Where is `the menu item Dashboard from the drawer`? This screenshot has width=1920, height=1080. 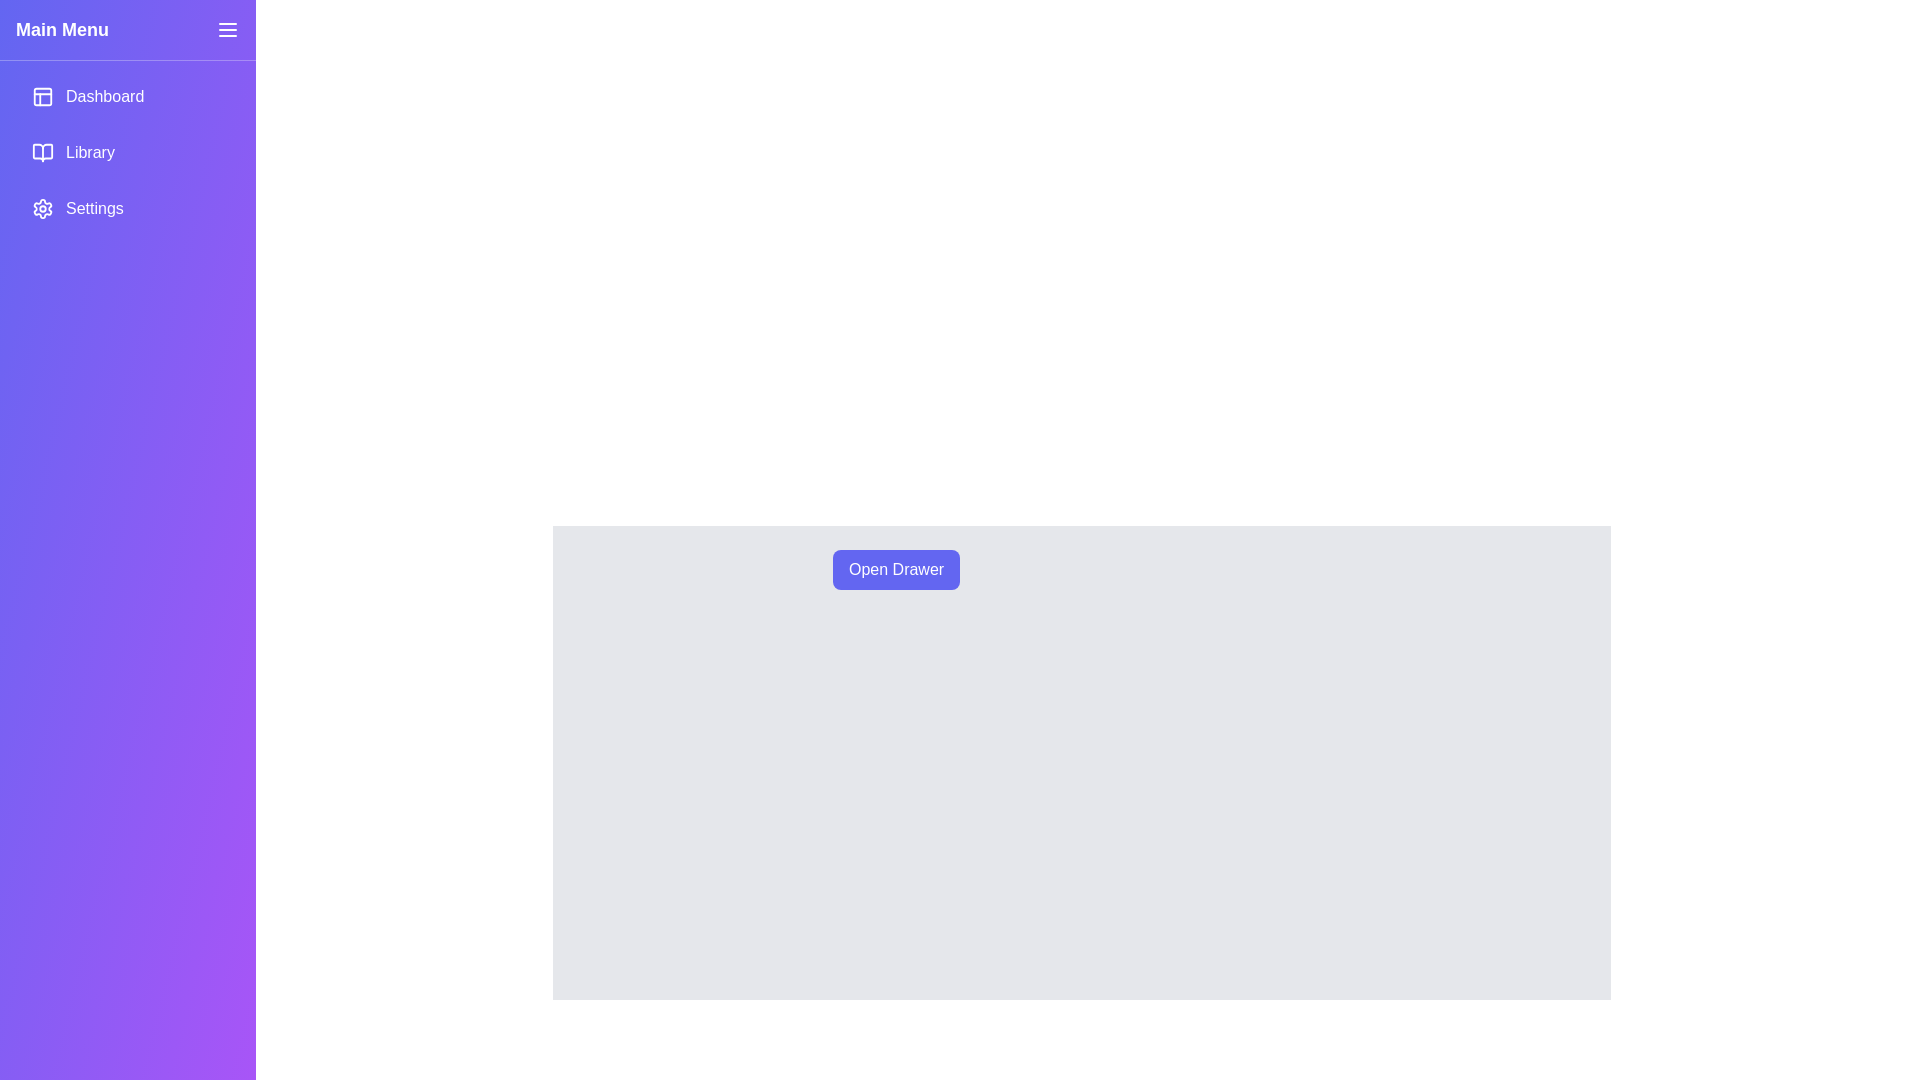
the menu item Dashboard from the drawer is located at coordinates (127, 96).